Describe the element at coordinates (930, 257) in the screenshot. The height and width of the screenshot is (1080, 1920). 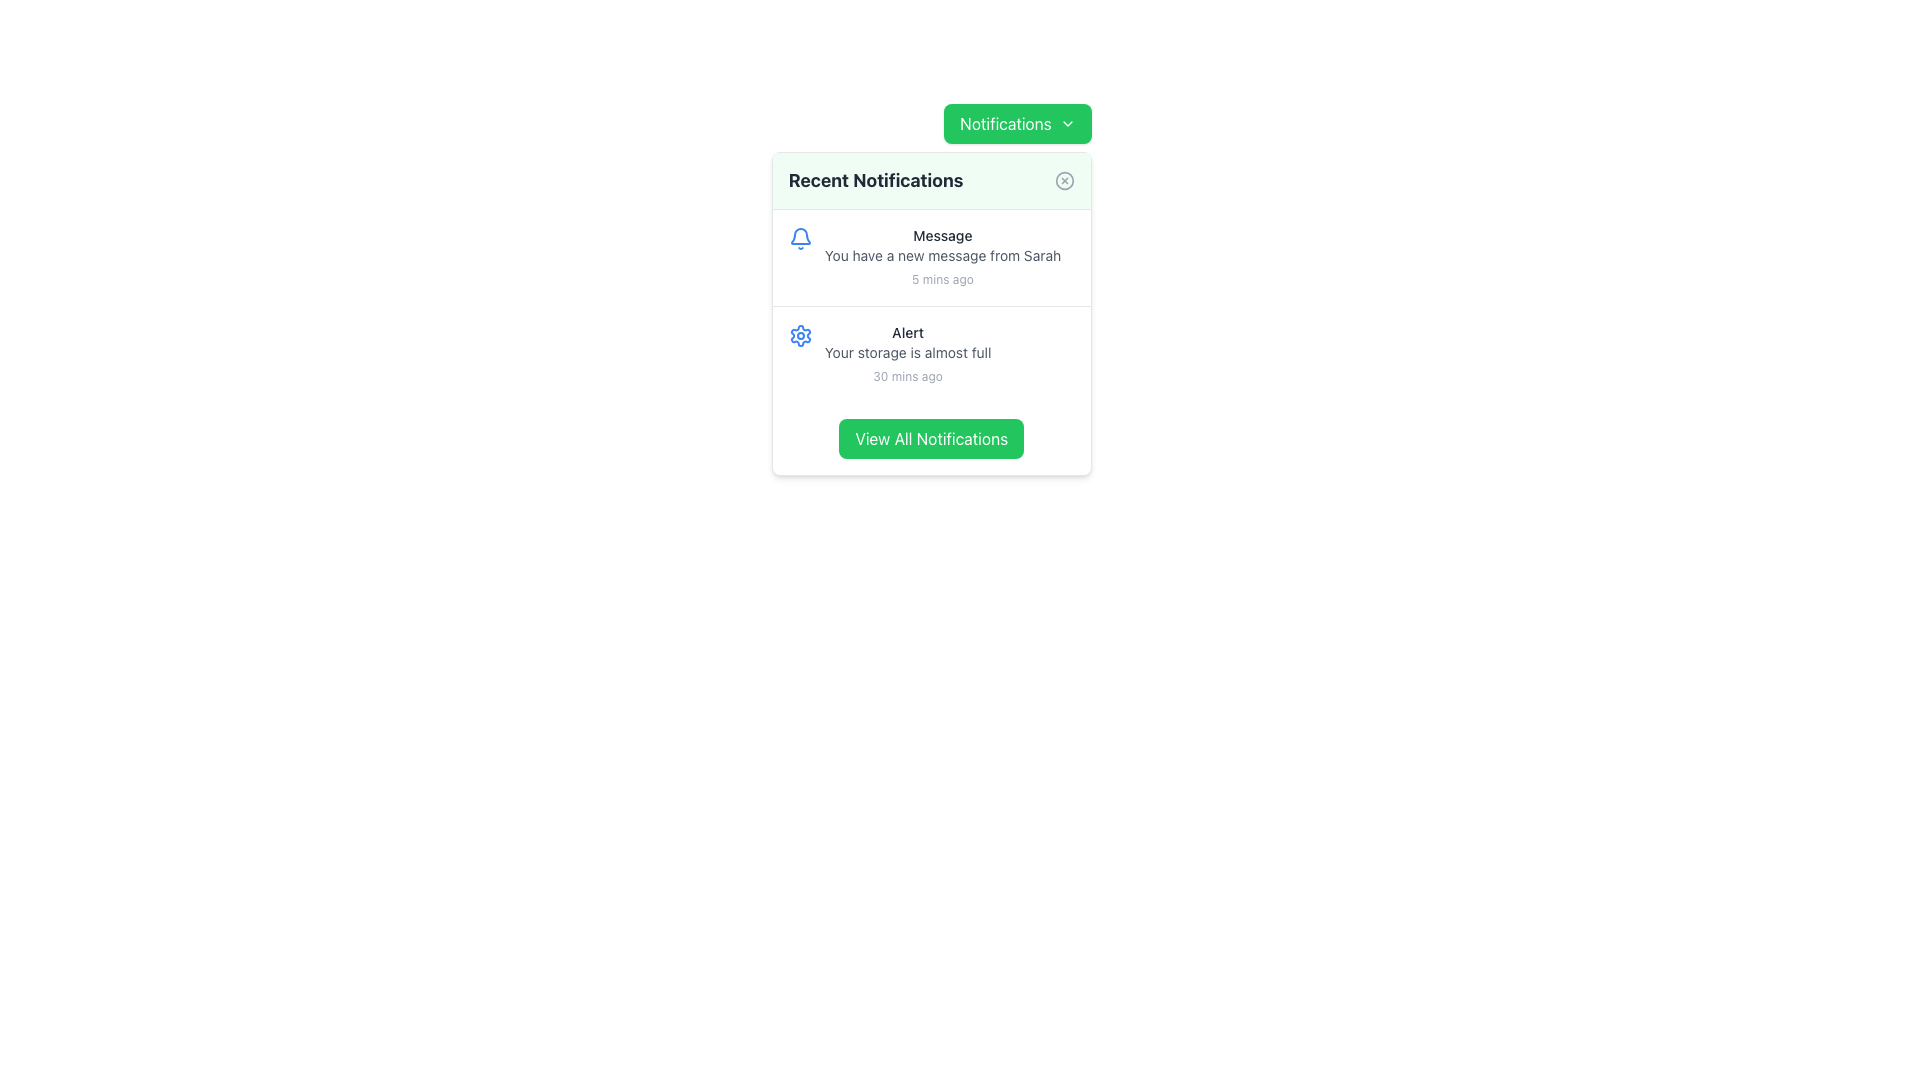
I see `the first notification item in the 'Recent Notifications' dropdown, which displays a notification and is positioned directly above the 'Alert' item` at that location.